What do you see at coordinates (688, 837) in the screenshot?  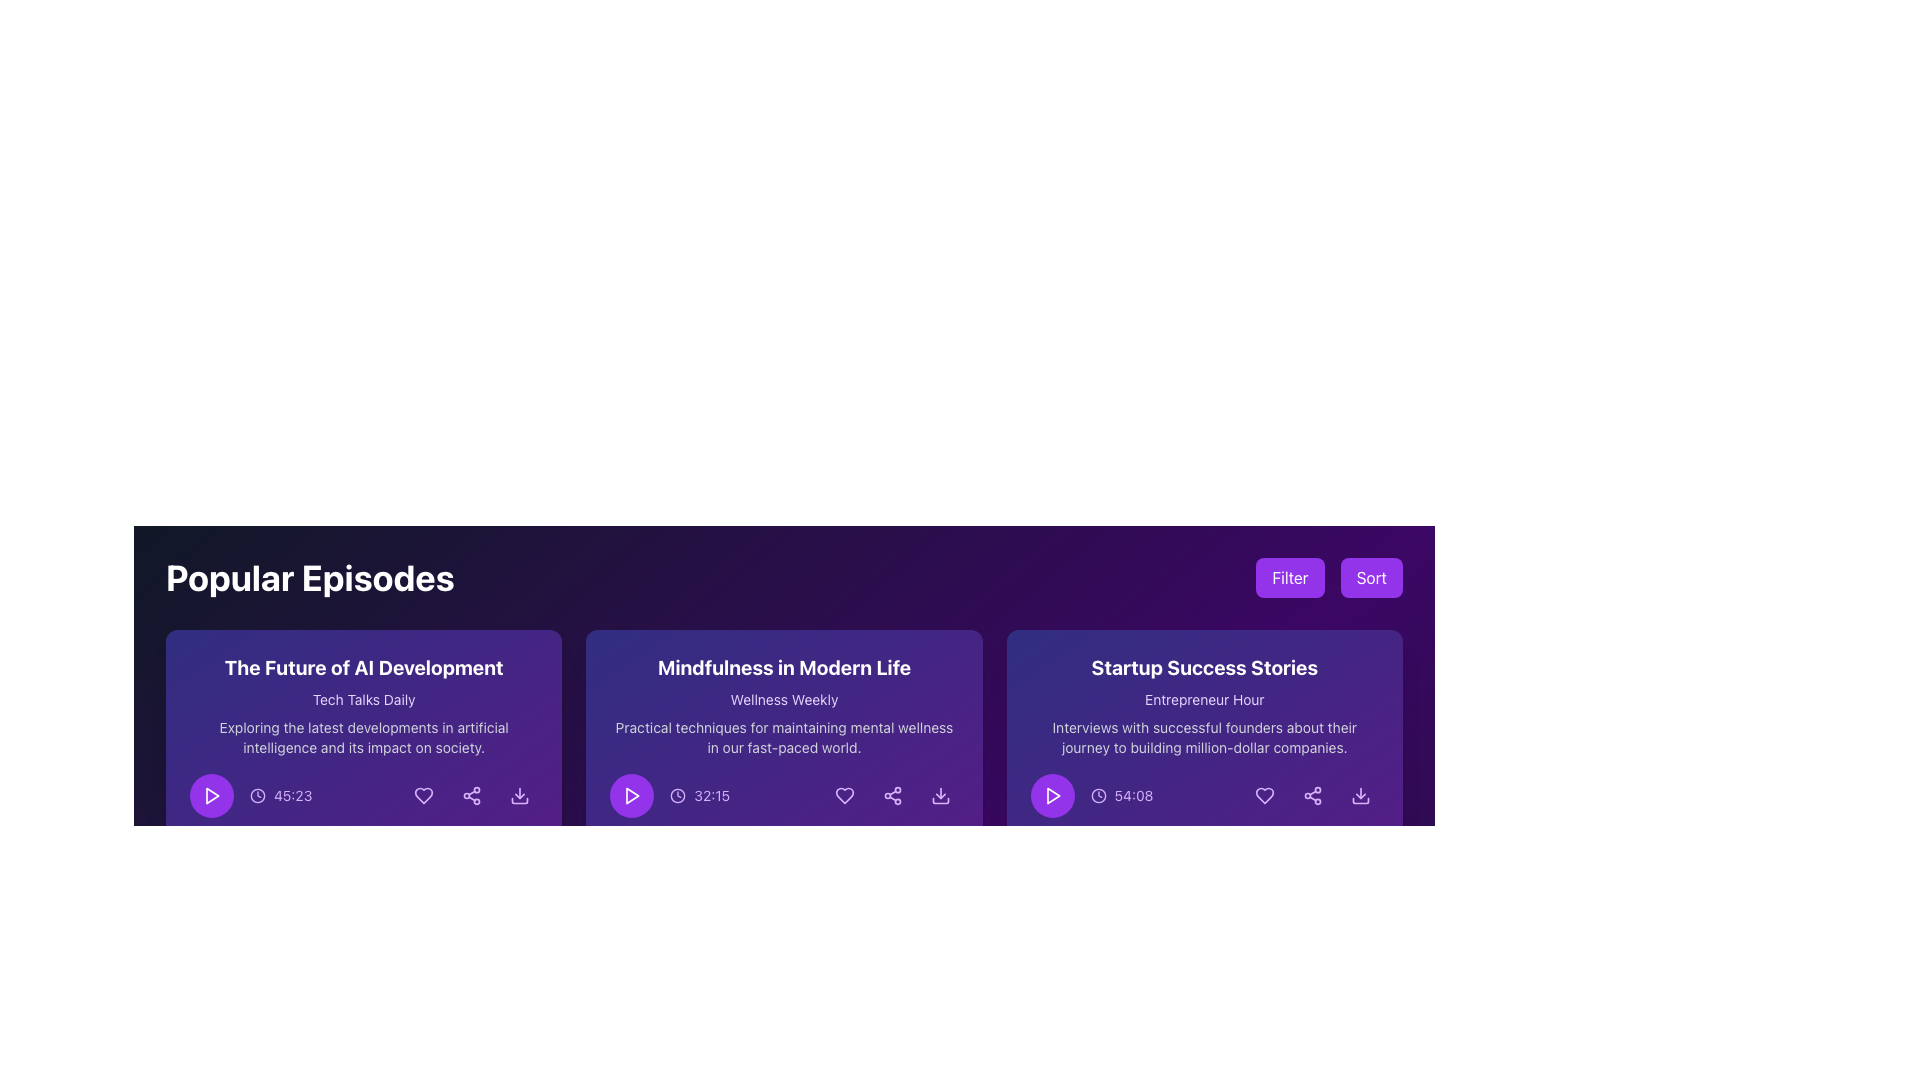 I see `the progress bar located in the 'Mindfulness in Modern Life' card, positioned below the playback controls and duration label` at bounding box center [688, 837].